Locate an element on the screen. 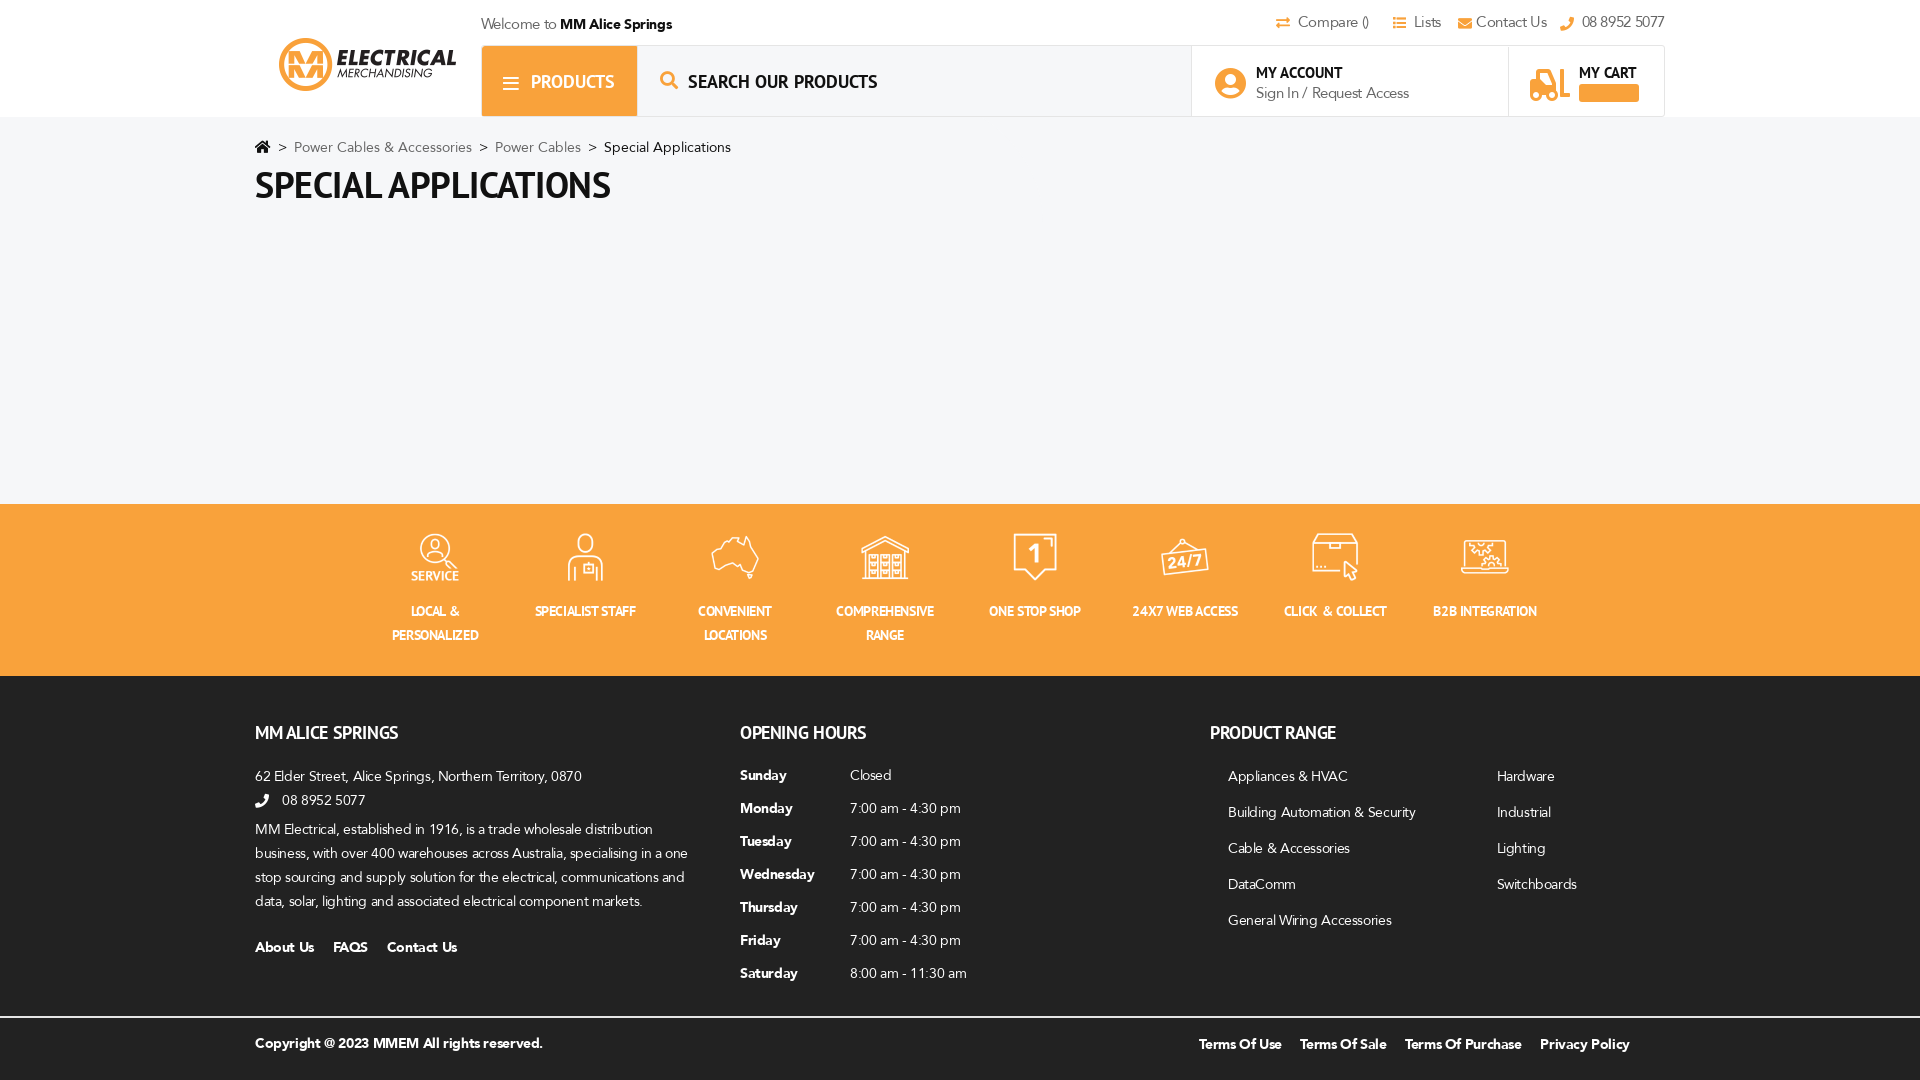 The height and width of the screenshot is (1080, 1920). 'Appliances & HVAC' is located at coordinates (1287, 774).